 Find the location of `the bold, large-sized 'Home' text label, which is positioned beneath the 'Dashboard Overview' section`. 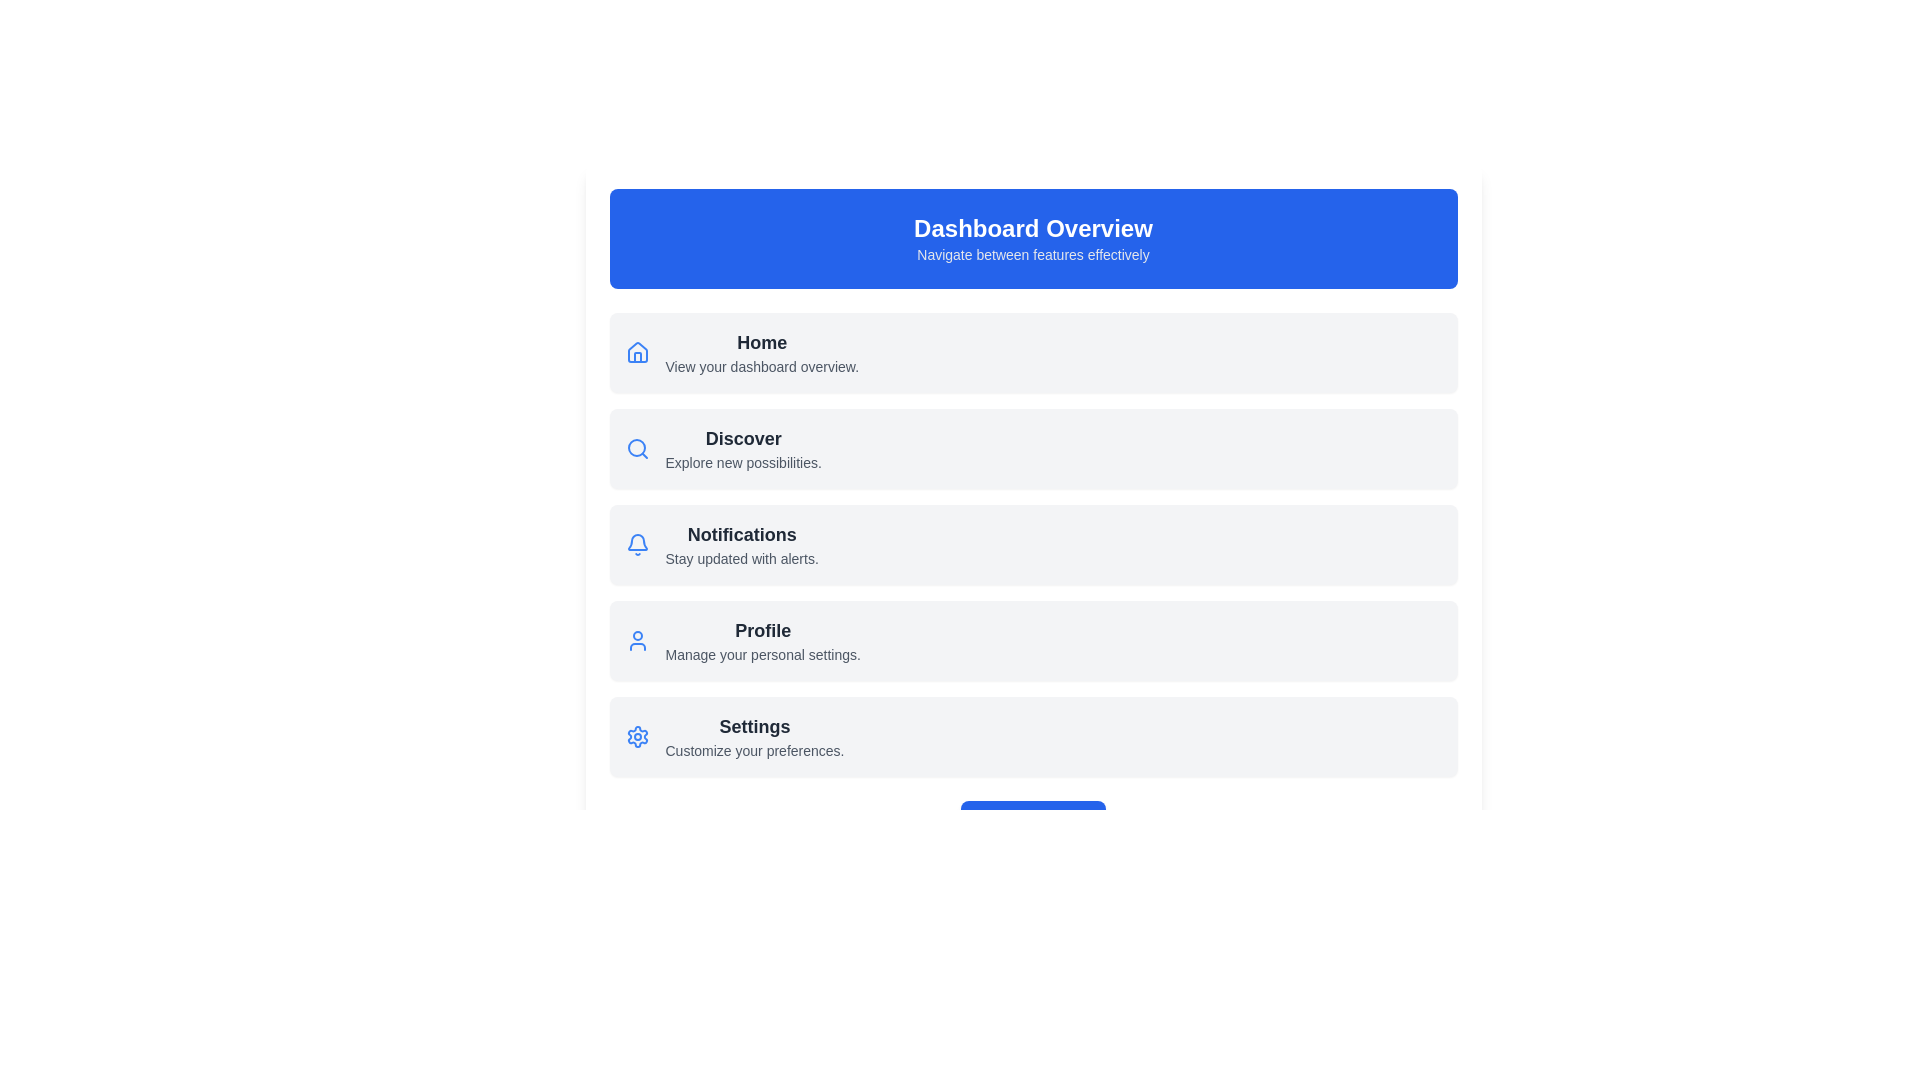

the bold, large-sized 'Home' text label, which is positioned beneath the 'Dashboard Overview' section is located at coordinates (761, 342).